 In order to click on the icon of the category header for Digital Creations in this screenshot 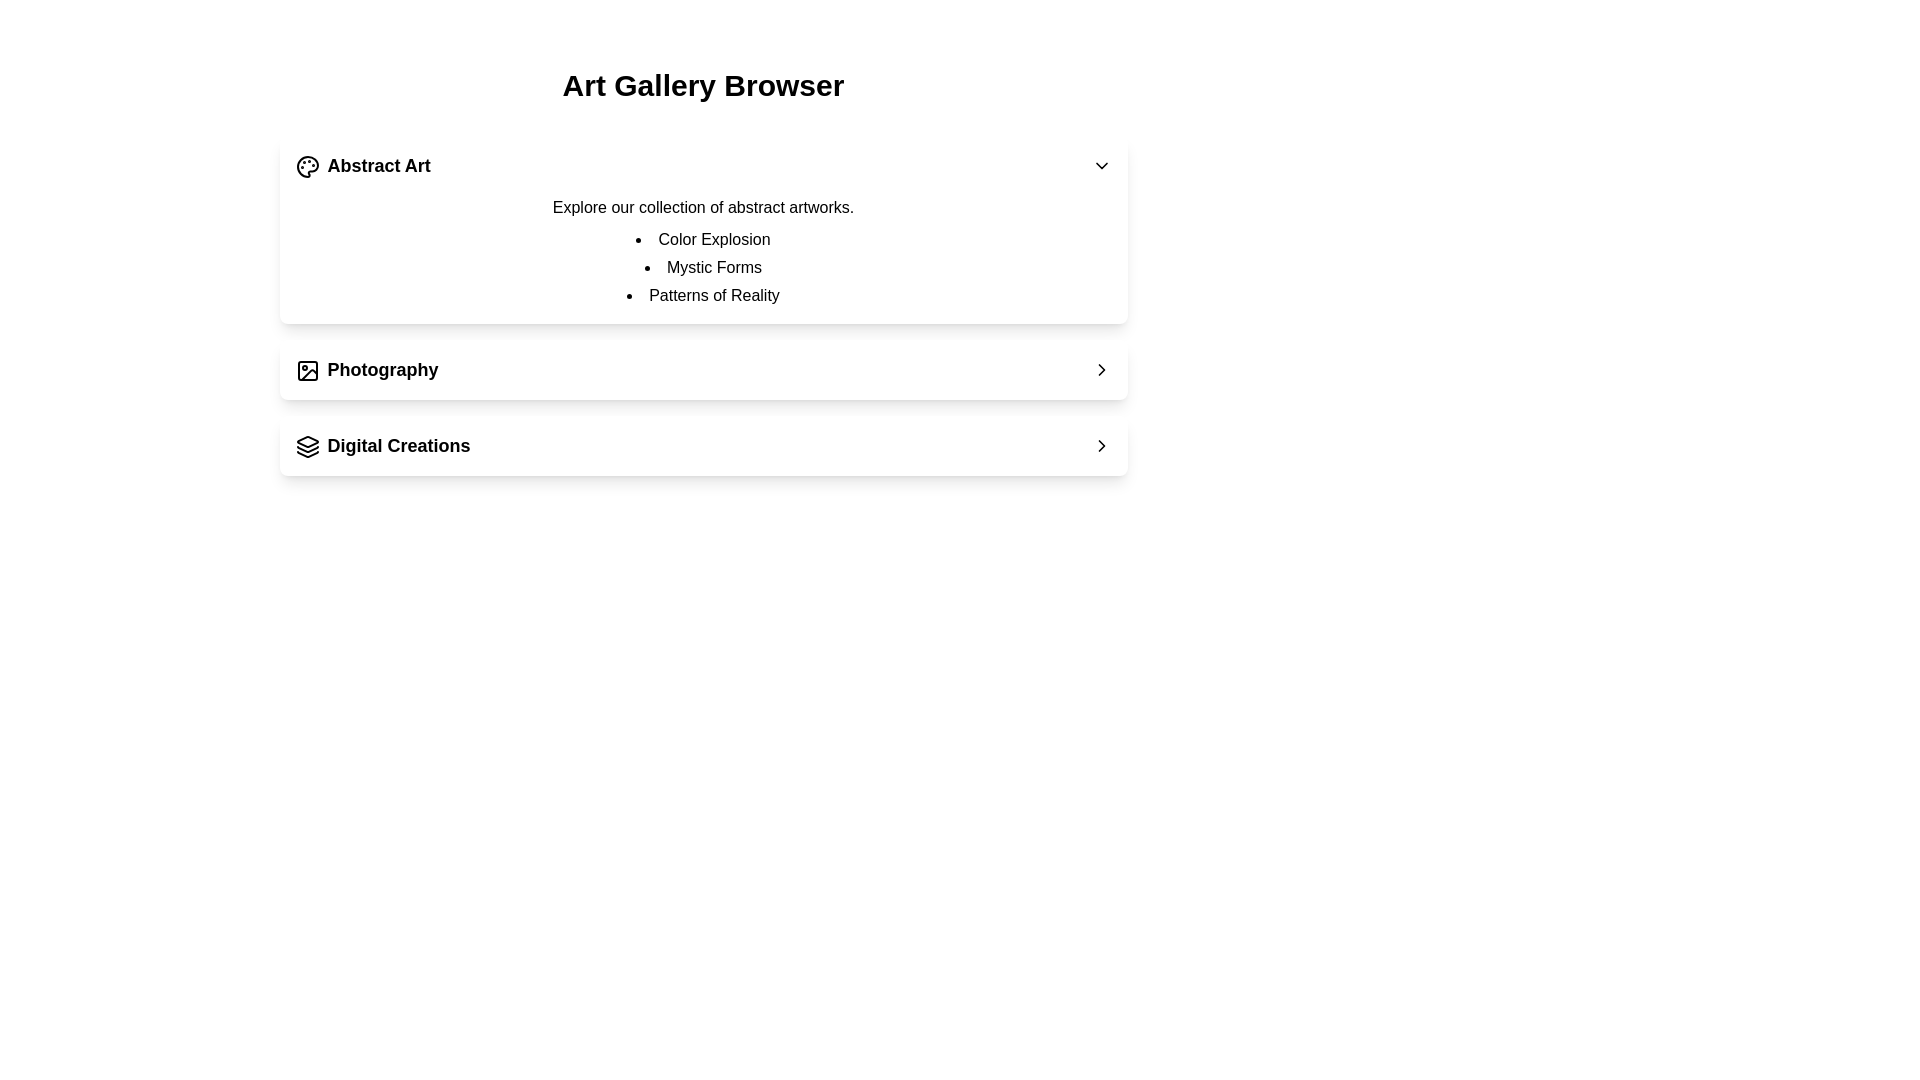, I will do `click(306, 446)`.